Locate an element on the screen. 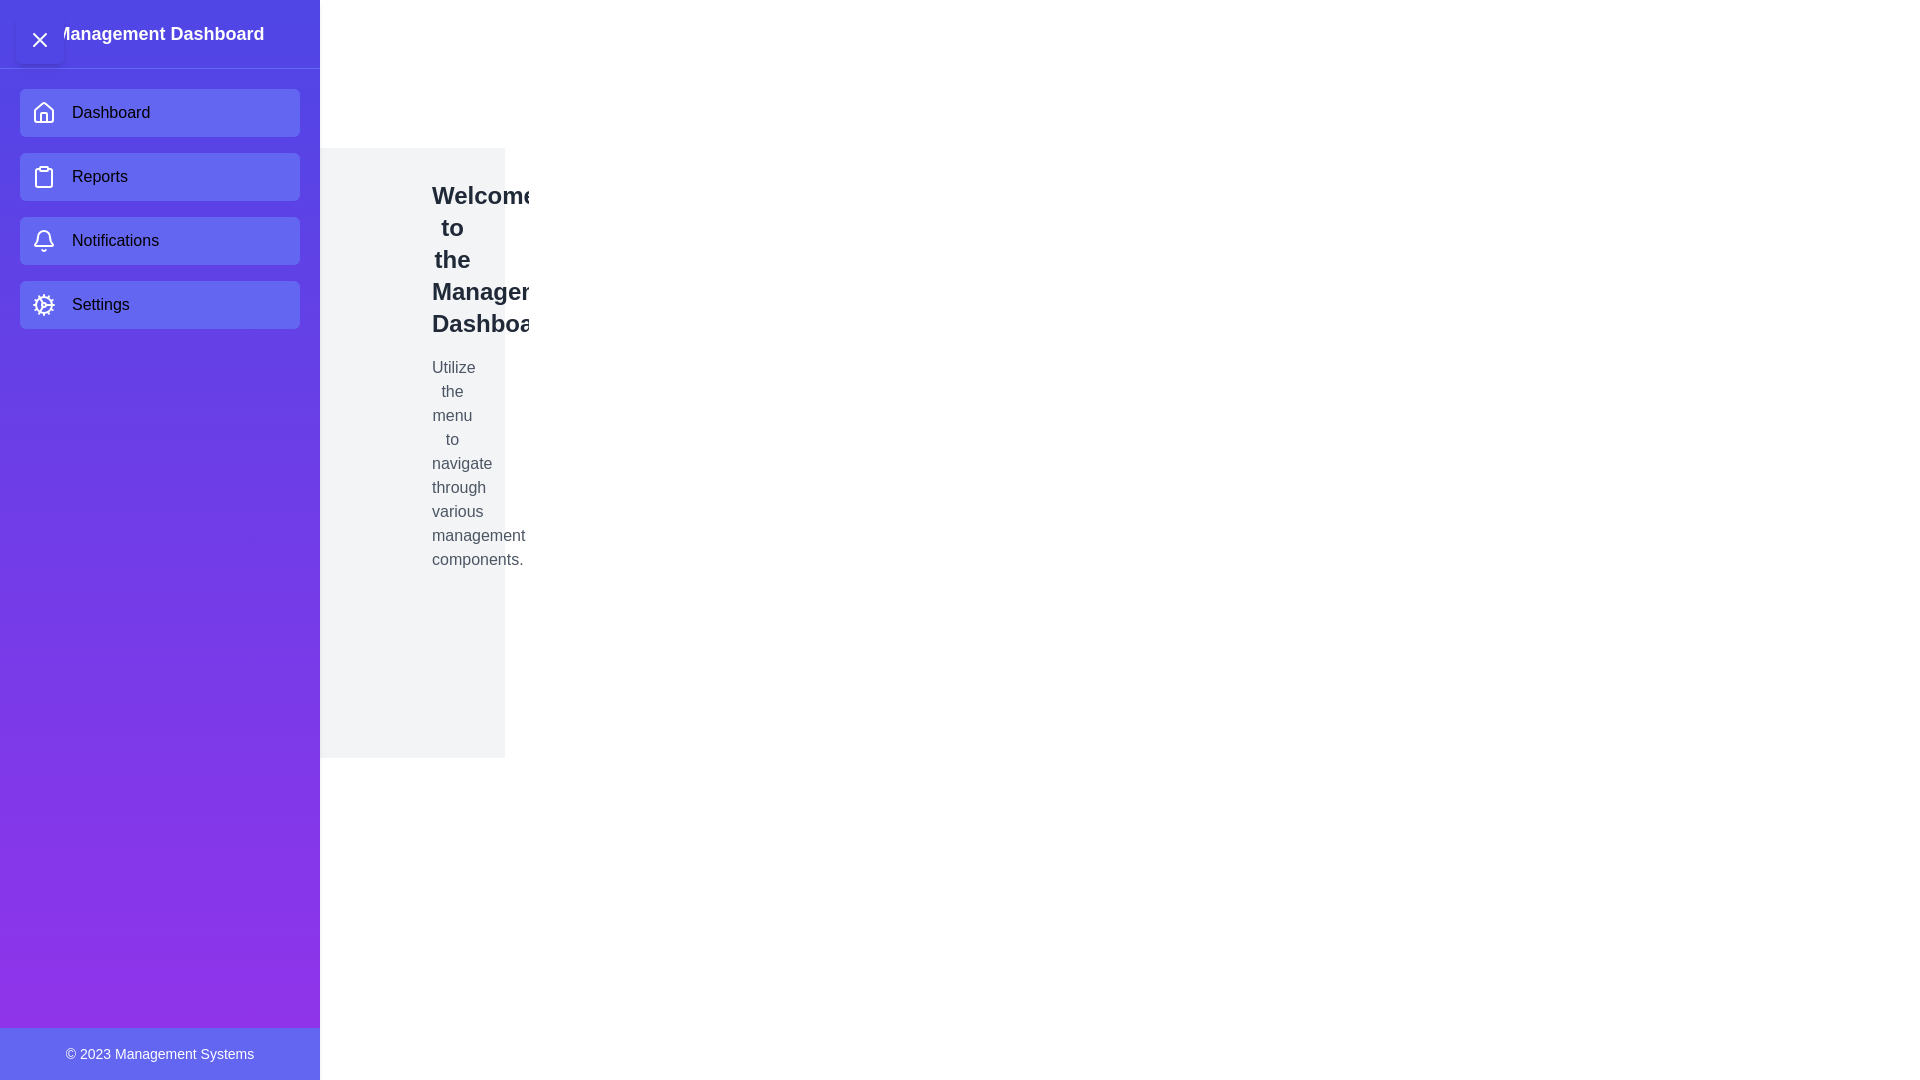 This screenshot has width=1920, height=1080. the innermost circular part of the cog icon used to represent the 'Settings' section in the sidebar navigation menu is located at coordinates (43, 304).